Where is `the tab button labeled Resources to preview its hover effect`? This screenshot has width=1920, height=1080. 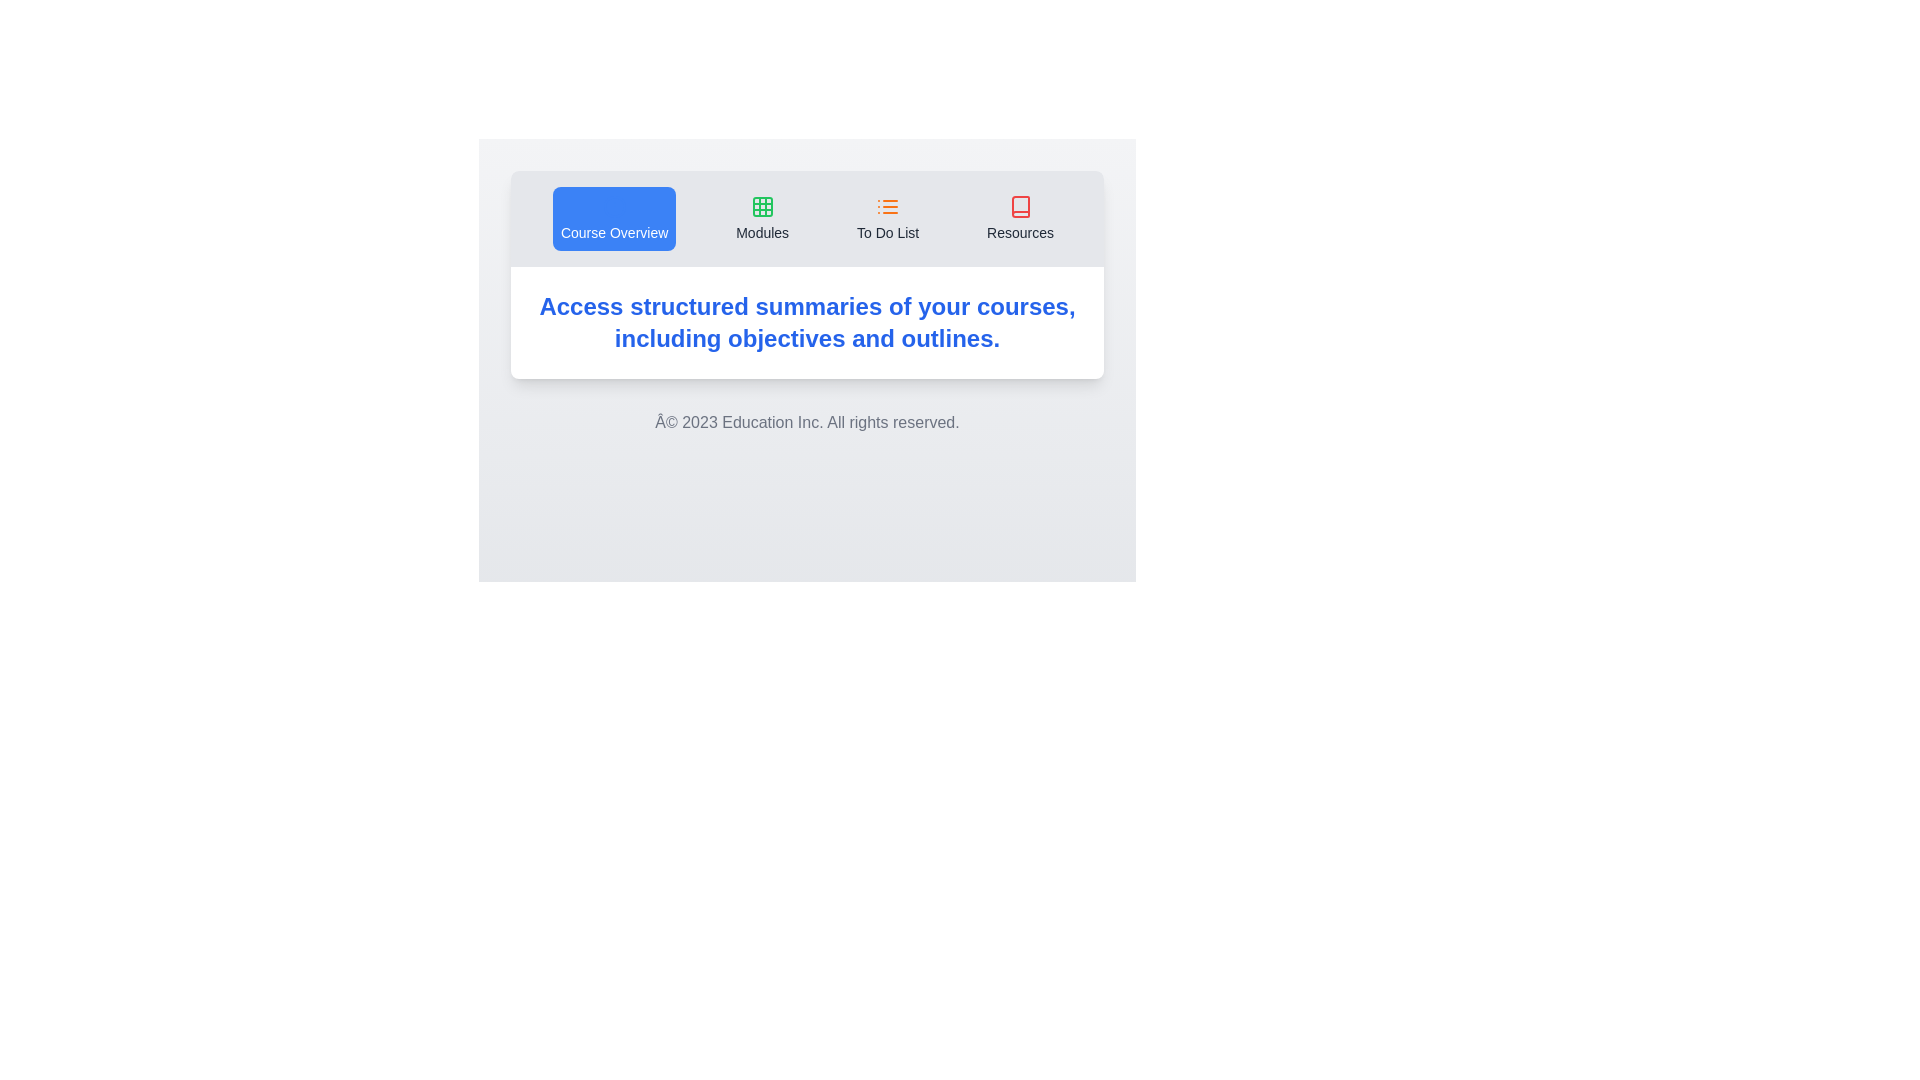 the tab button labeled Resources to preview its hover effect is located at coordinates (1020, 219).